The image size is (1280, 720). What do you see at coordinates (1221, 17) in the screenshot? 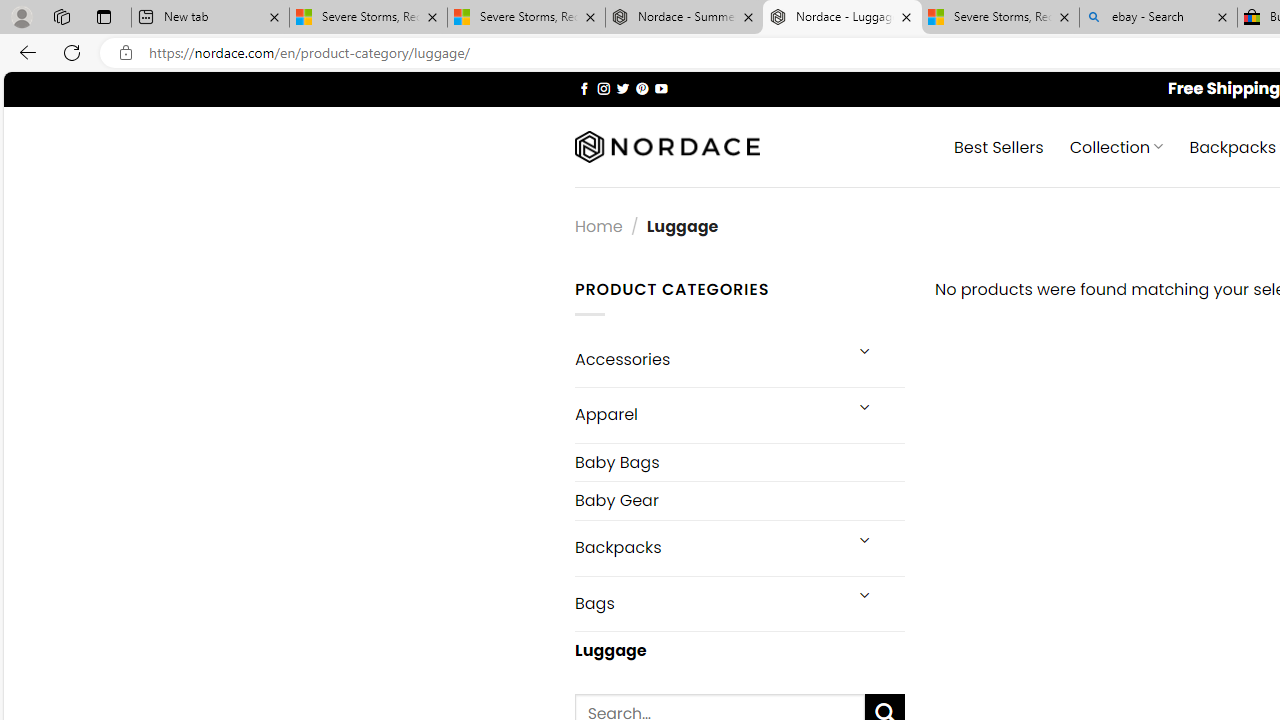
I see `'Close tab'` at bounding box center [1221, 17].